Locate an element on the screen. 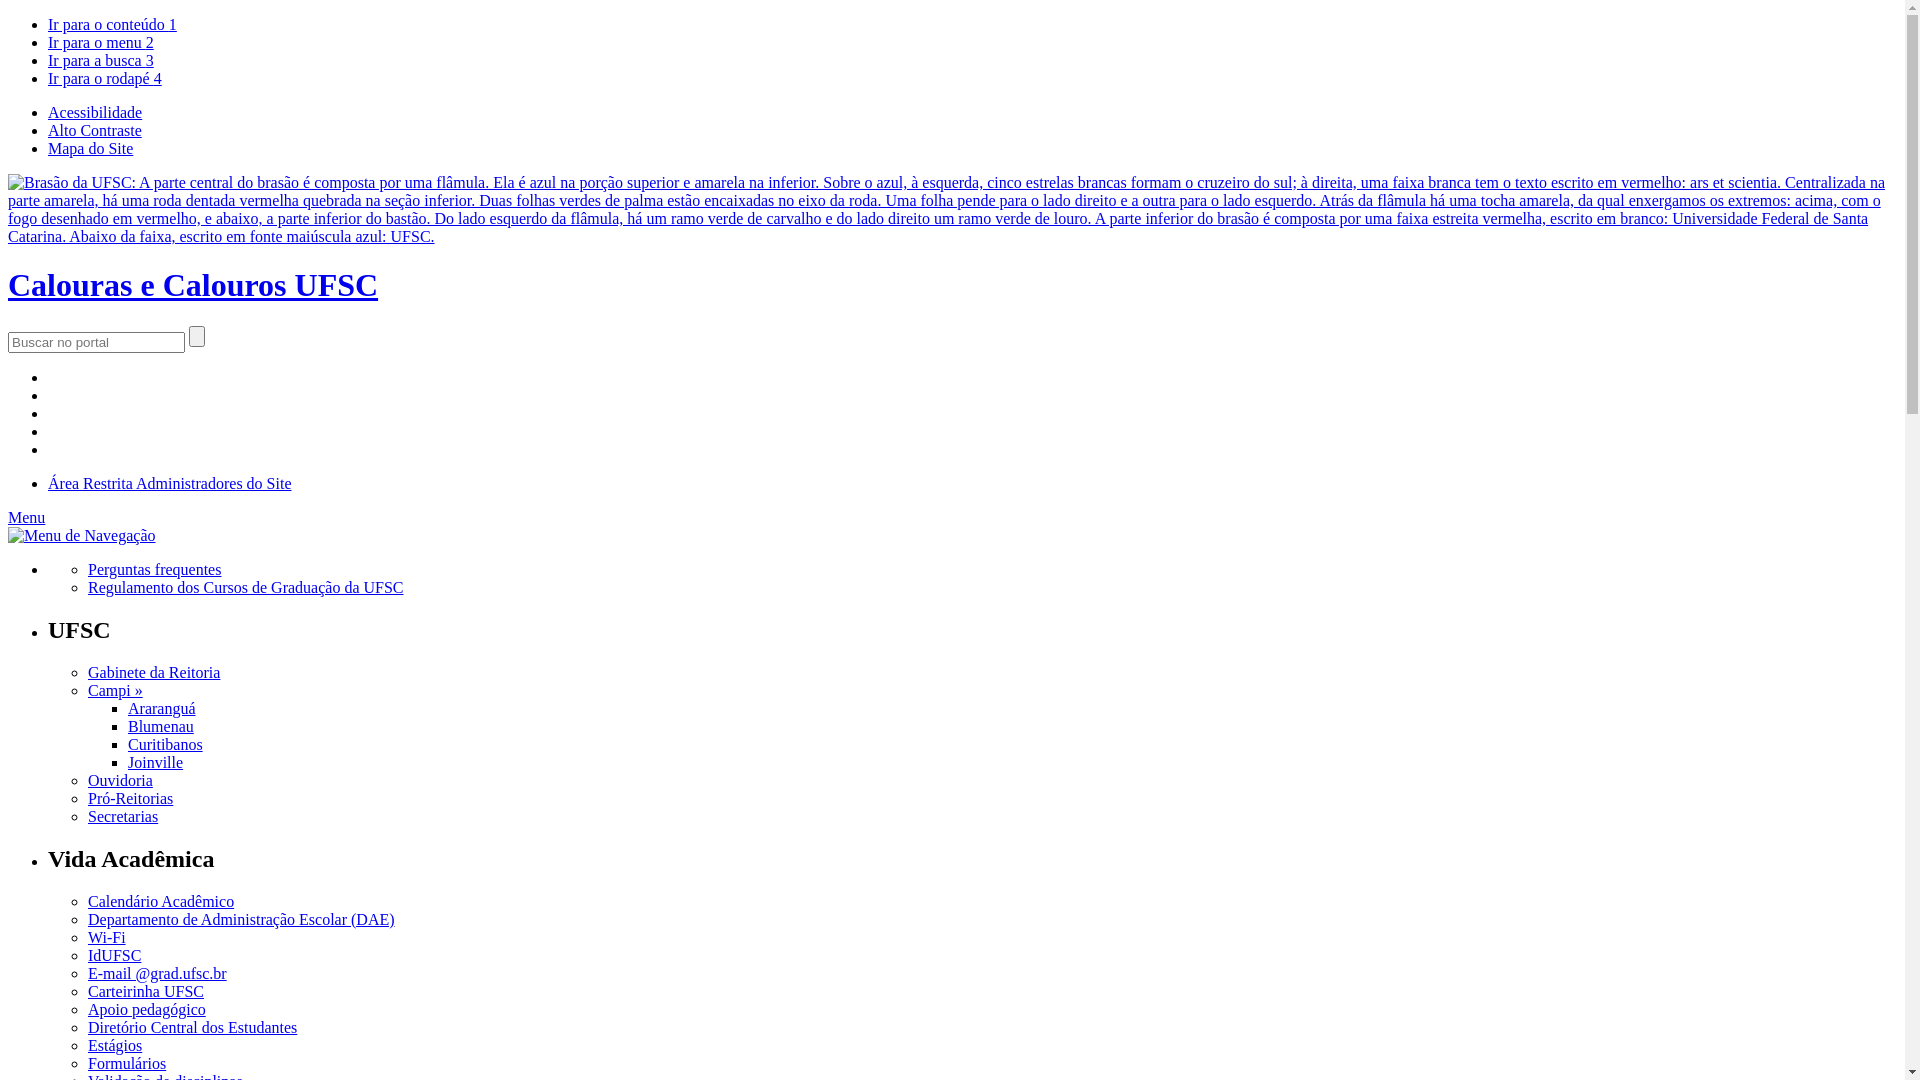 The width and height of the screenshot is (1920, 1080). 'Perguntas frequentes' is located at coordinates (153, 569).